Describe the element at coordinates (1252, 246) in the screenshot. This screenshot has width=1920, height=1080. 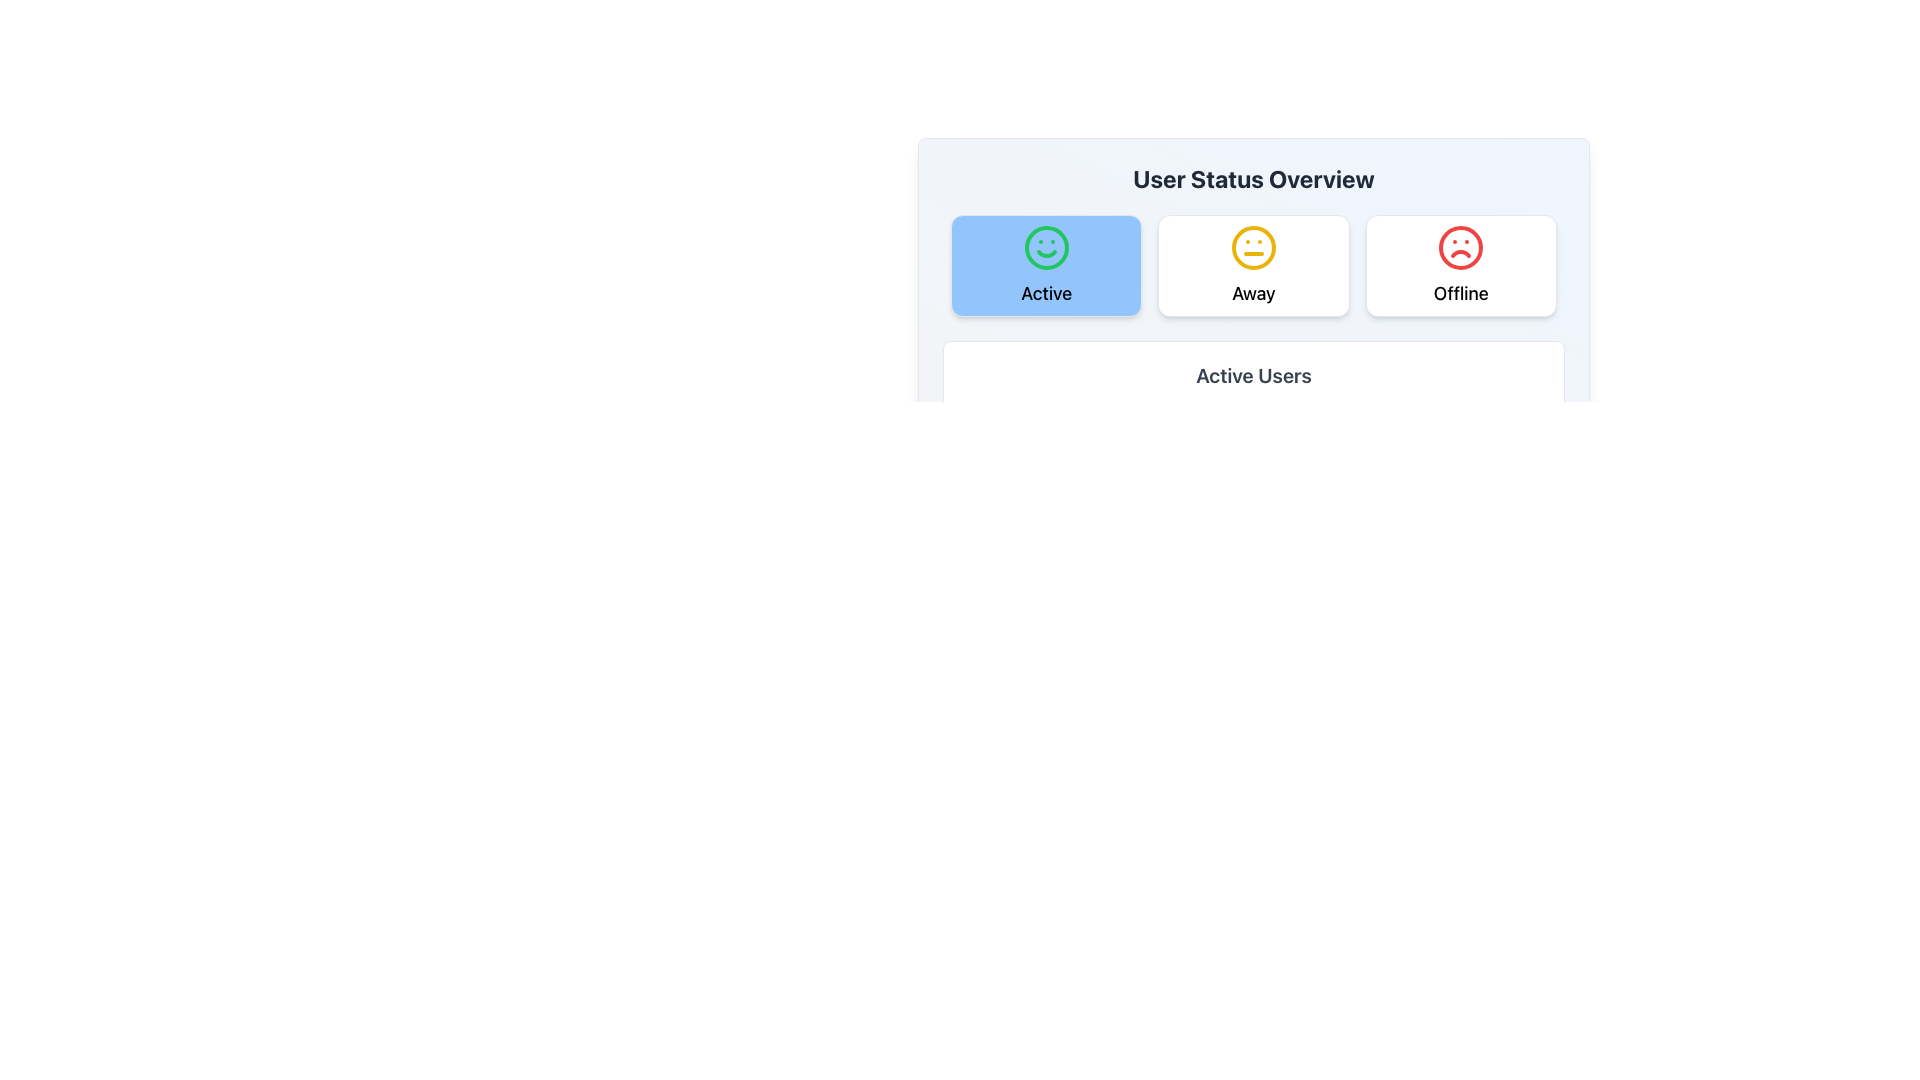
I see `the status representation of the yellow circular face icon with a neutral expression, positioned in the middle of the user status options` at that location.